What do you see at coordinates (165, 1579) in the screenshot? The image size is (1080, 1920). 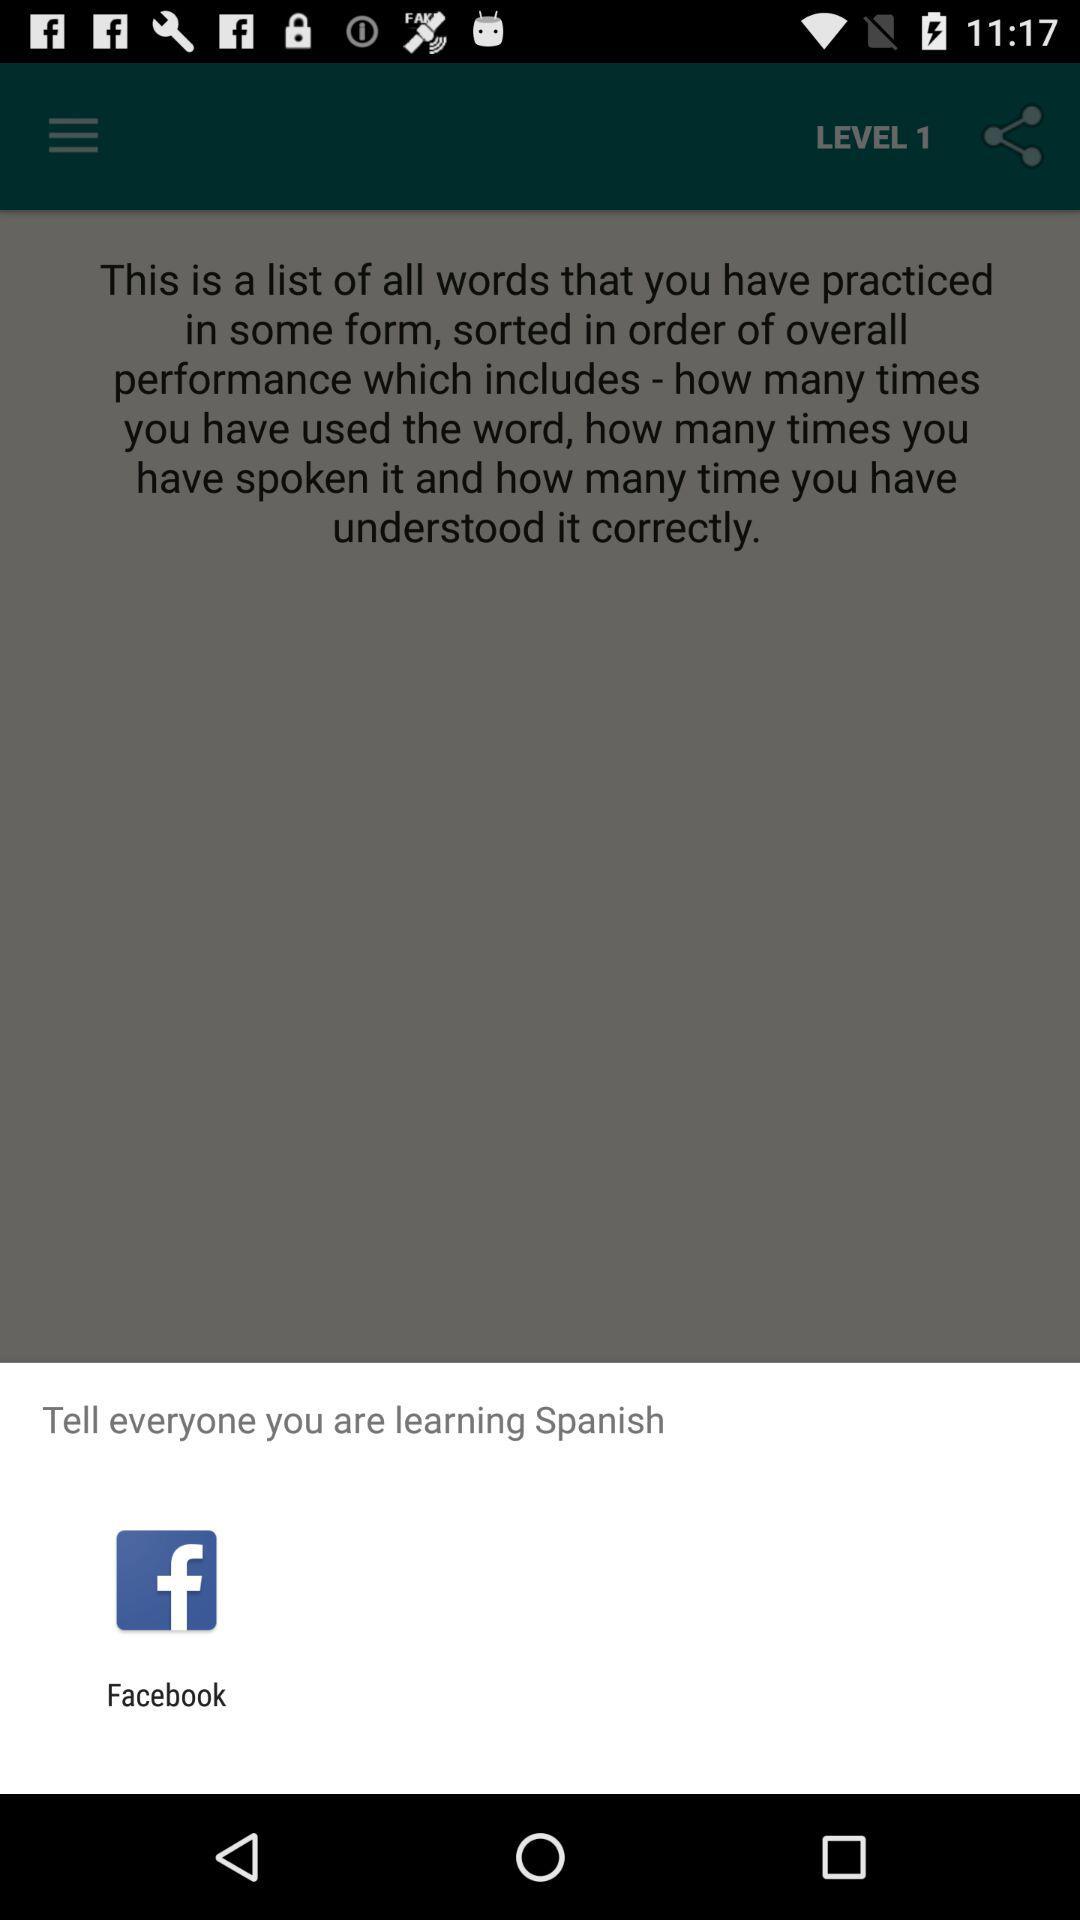 I see `the item below tell everyone you` at bounding box center [165, 1579].